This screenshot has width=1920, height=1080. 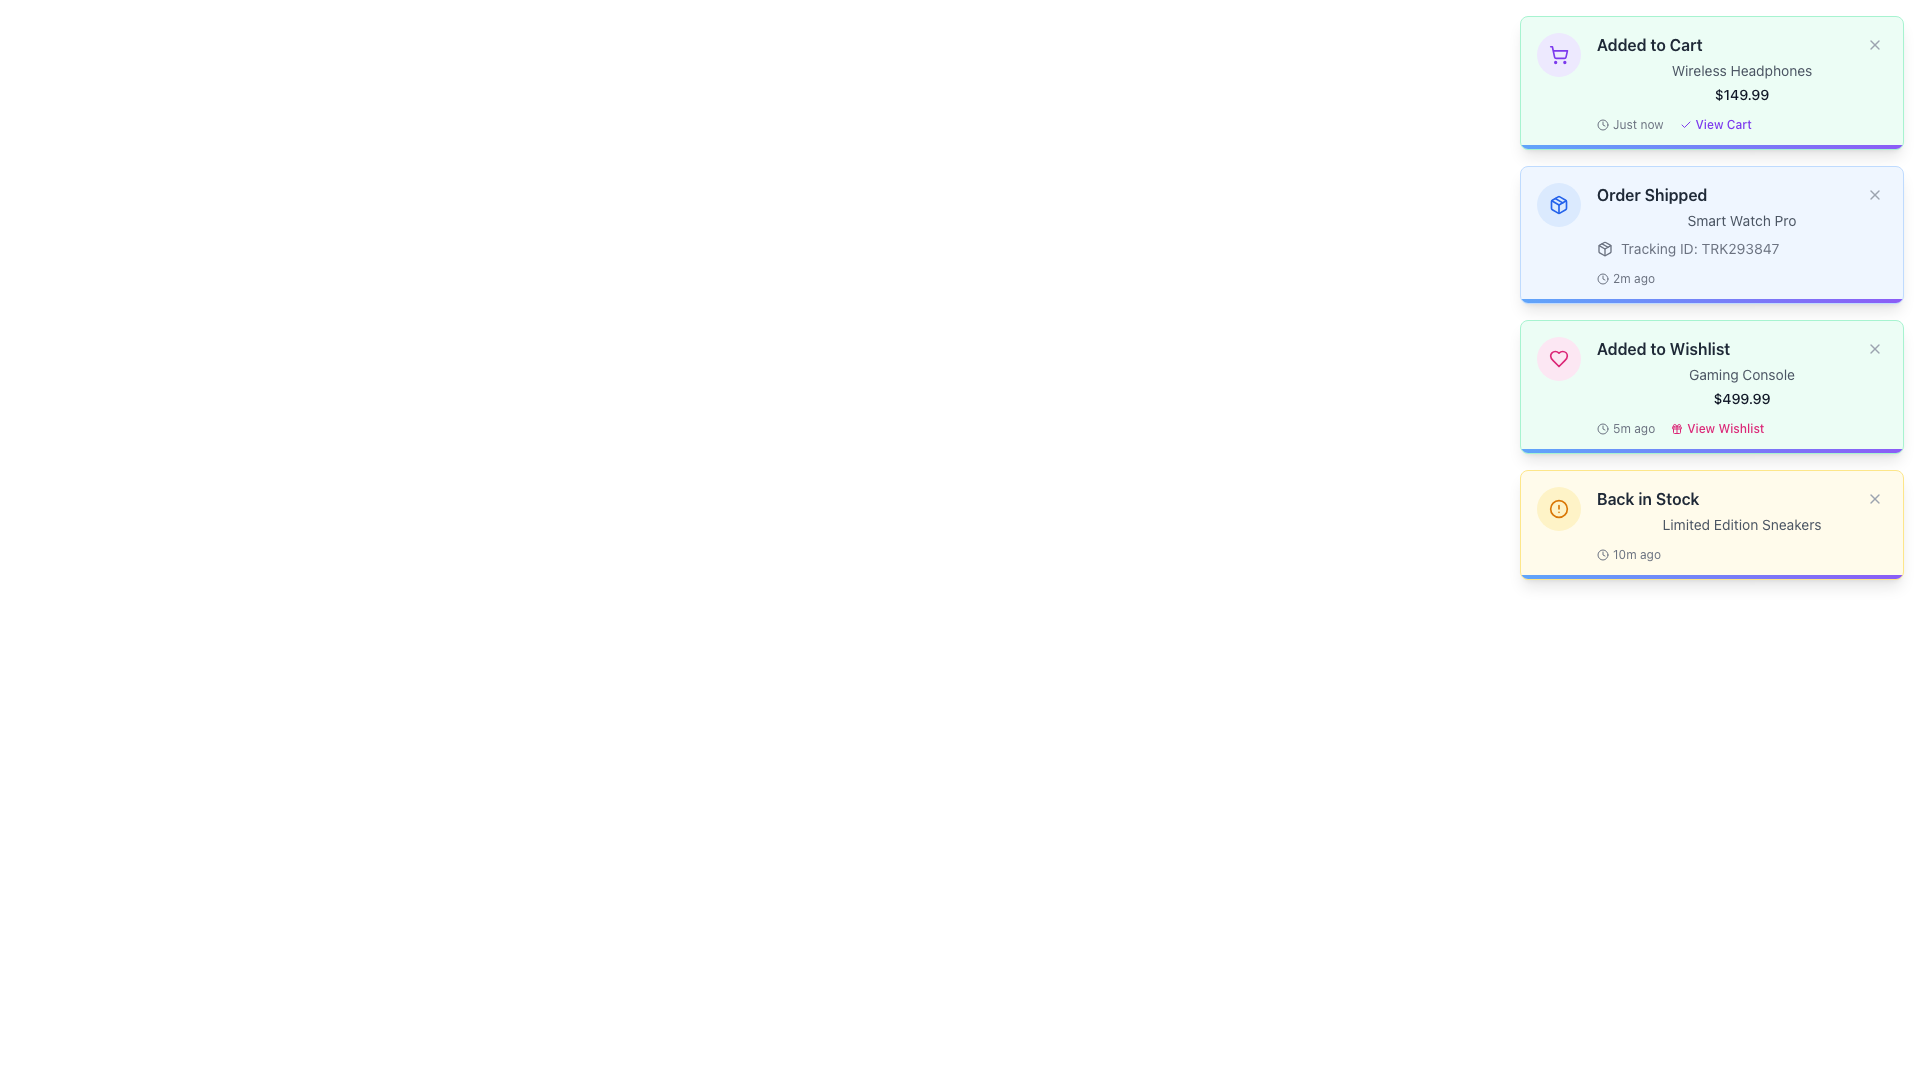 What do you see at coordinates (1649, 45) in the screenshot?
I see `the 'Added to Cart' text label, which is a bold dark gray label located at the top-left corner of a green notification item in the vertical notification list` at bounding box center [1649, 45].